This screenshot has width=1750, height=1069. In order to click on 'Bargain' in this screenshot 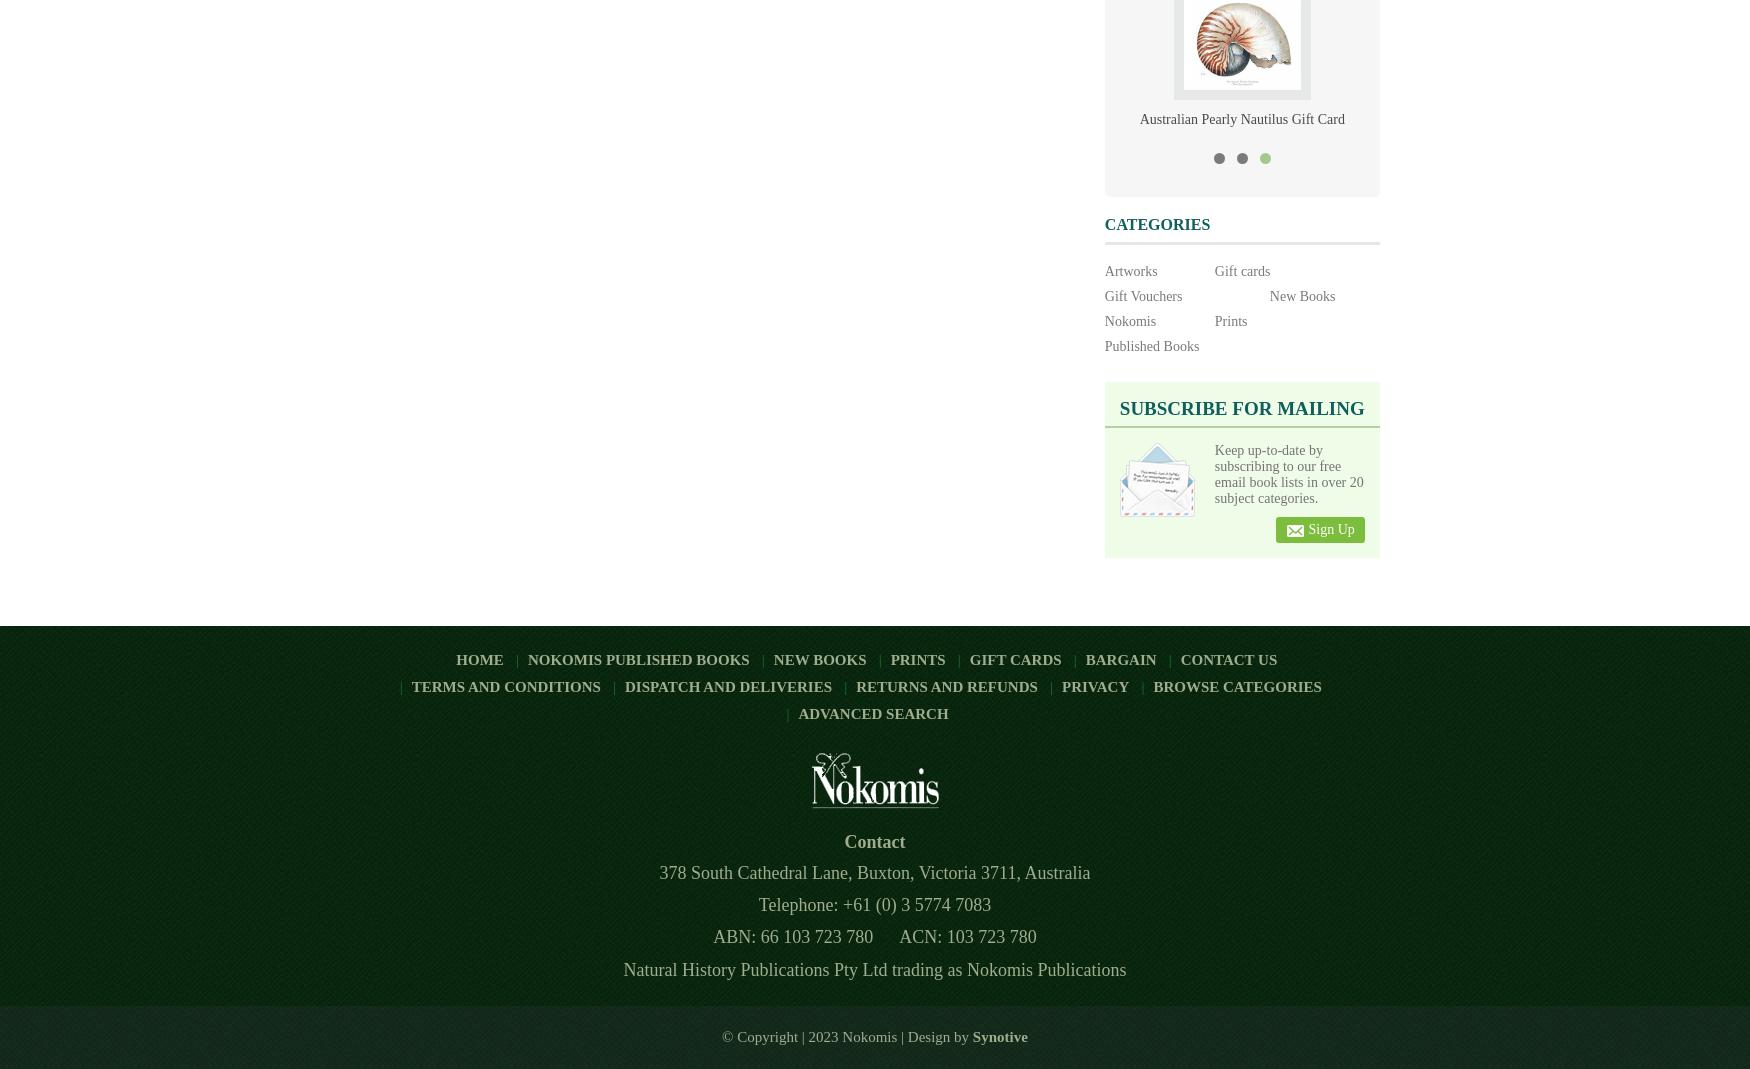, I will do `click(1120, 659)`.